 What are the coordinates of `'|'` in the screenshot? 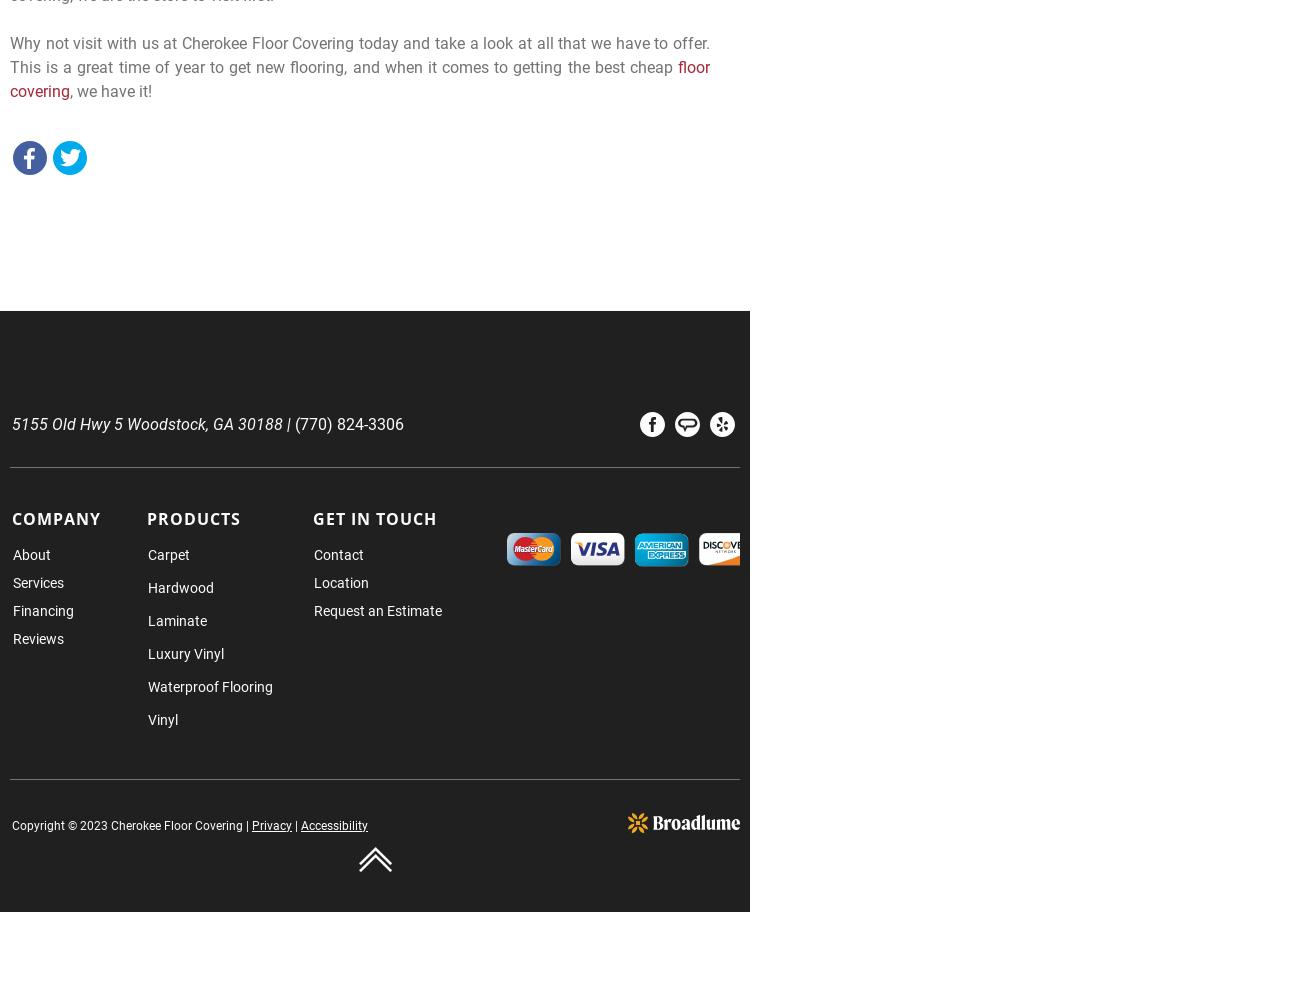 It's located at (291, 824).